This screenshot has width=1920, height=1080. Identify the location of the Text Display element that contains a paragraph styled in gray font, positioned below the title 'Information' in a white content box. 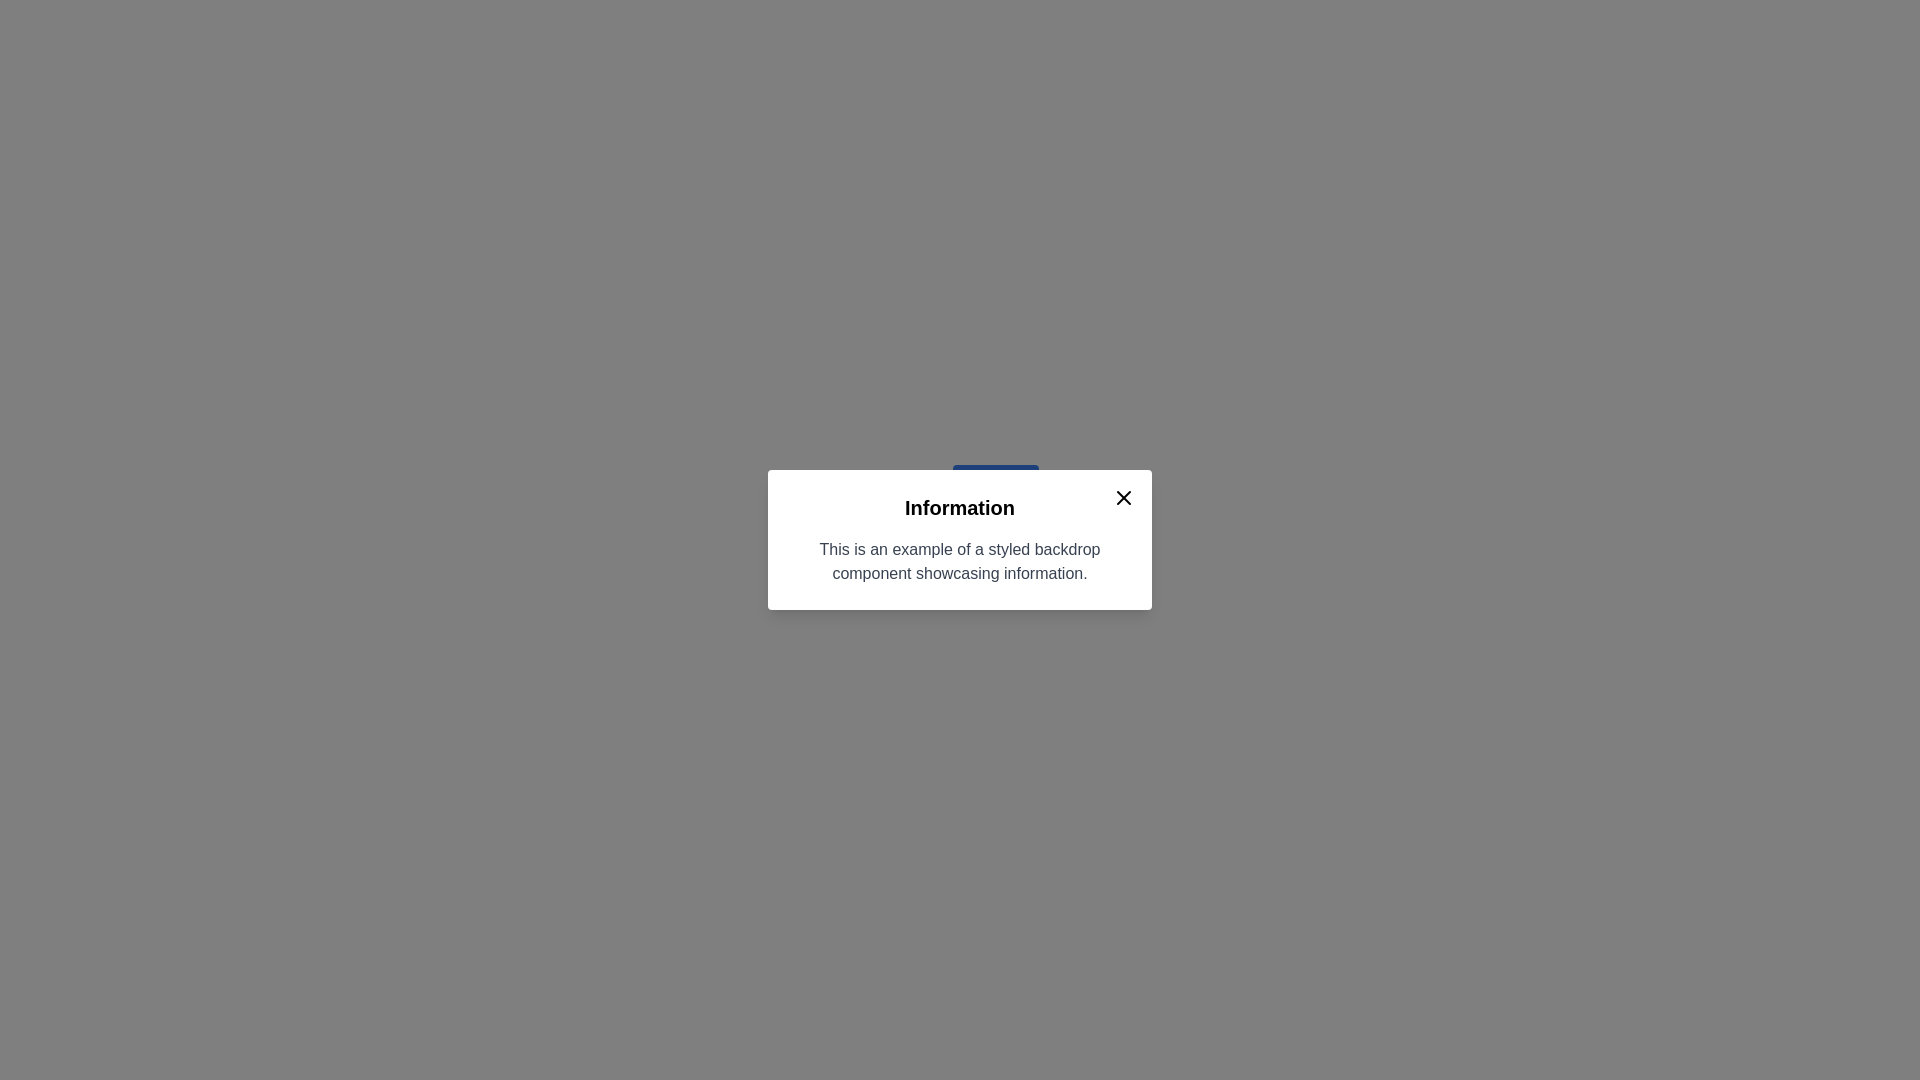
(960, 562).